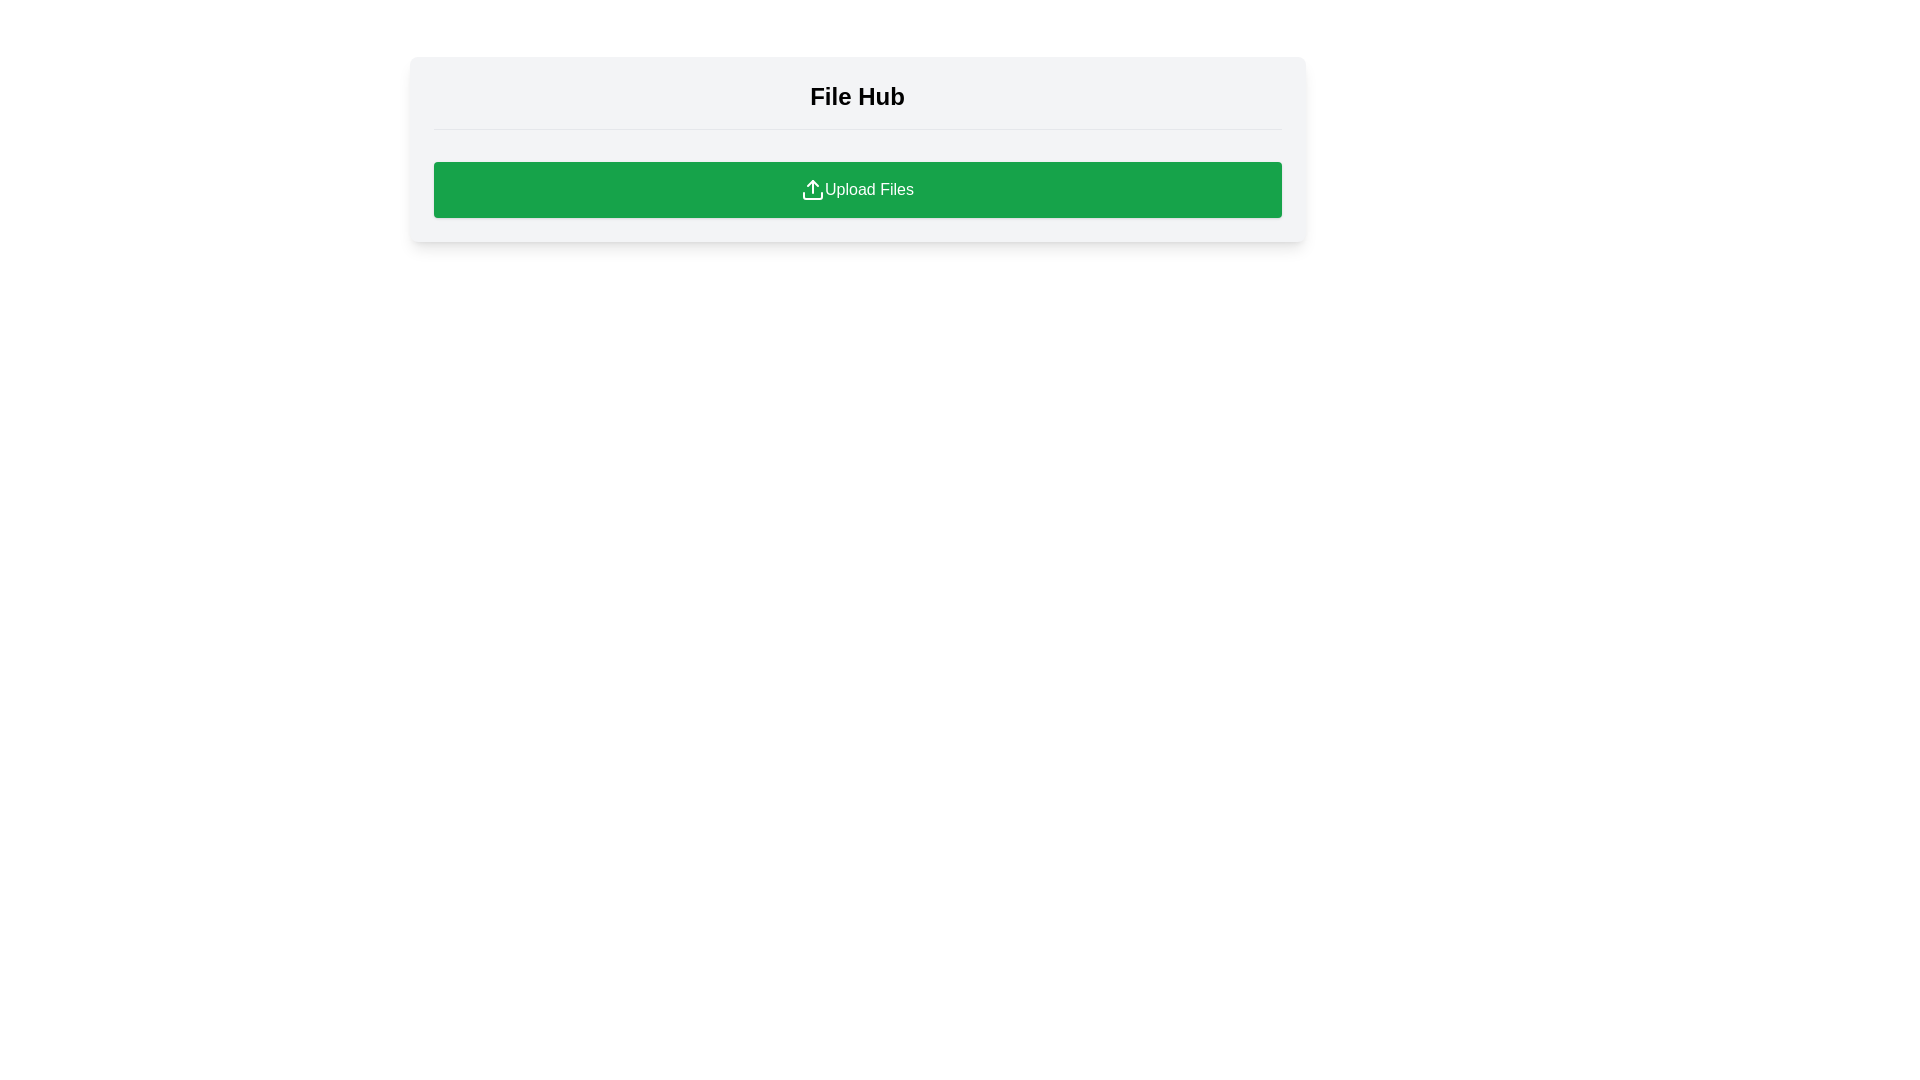 The image size is (1920, 1080). Describe the element at coordinates (813, 196) in the screenshot. I see `the horizontal bar-like visual component at the bottom of the upload icon within the green 'Upload Files' button` at that location.